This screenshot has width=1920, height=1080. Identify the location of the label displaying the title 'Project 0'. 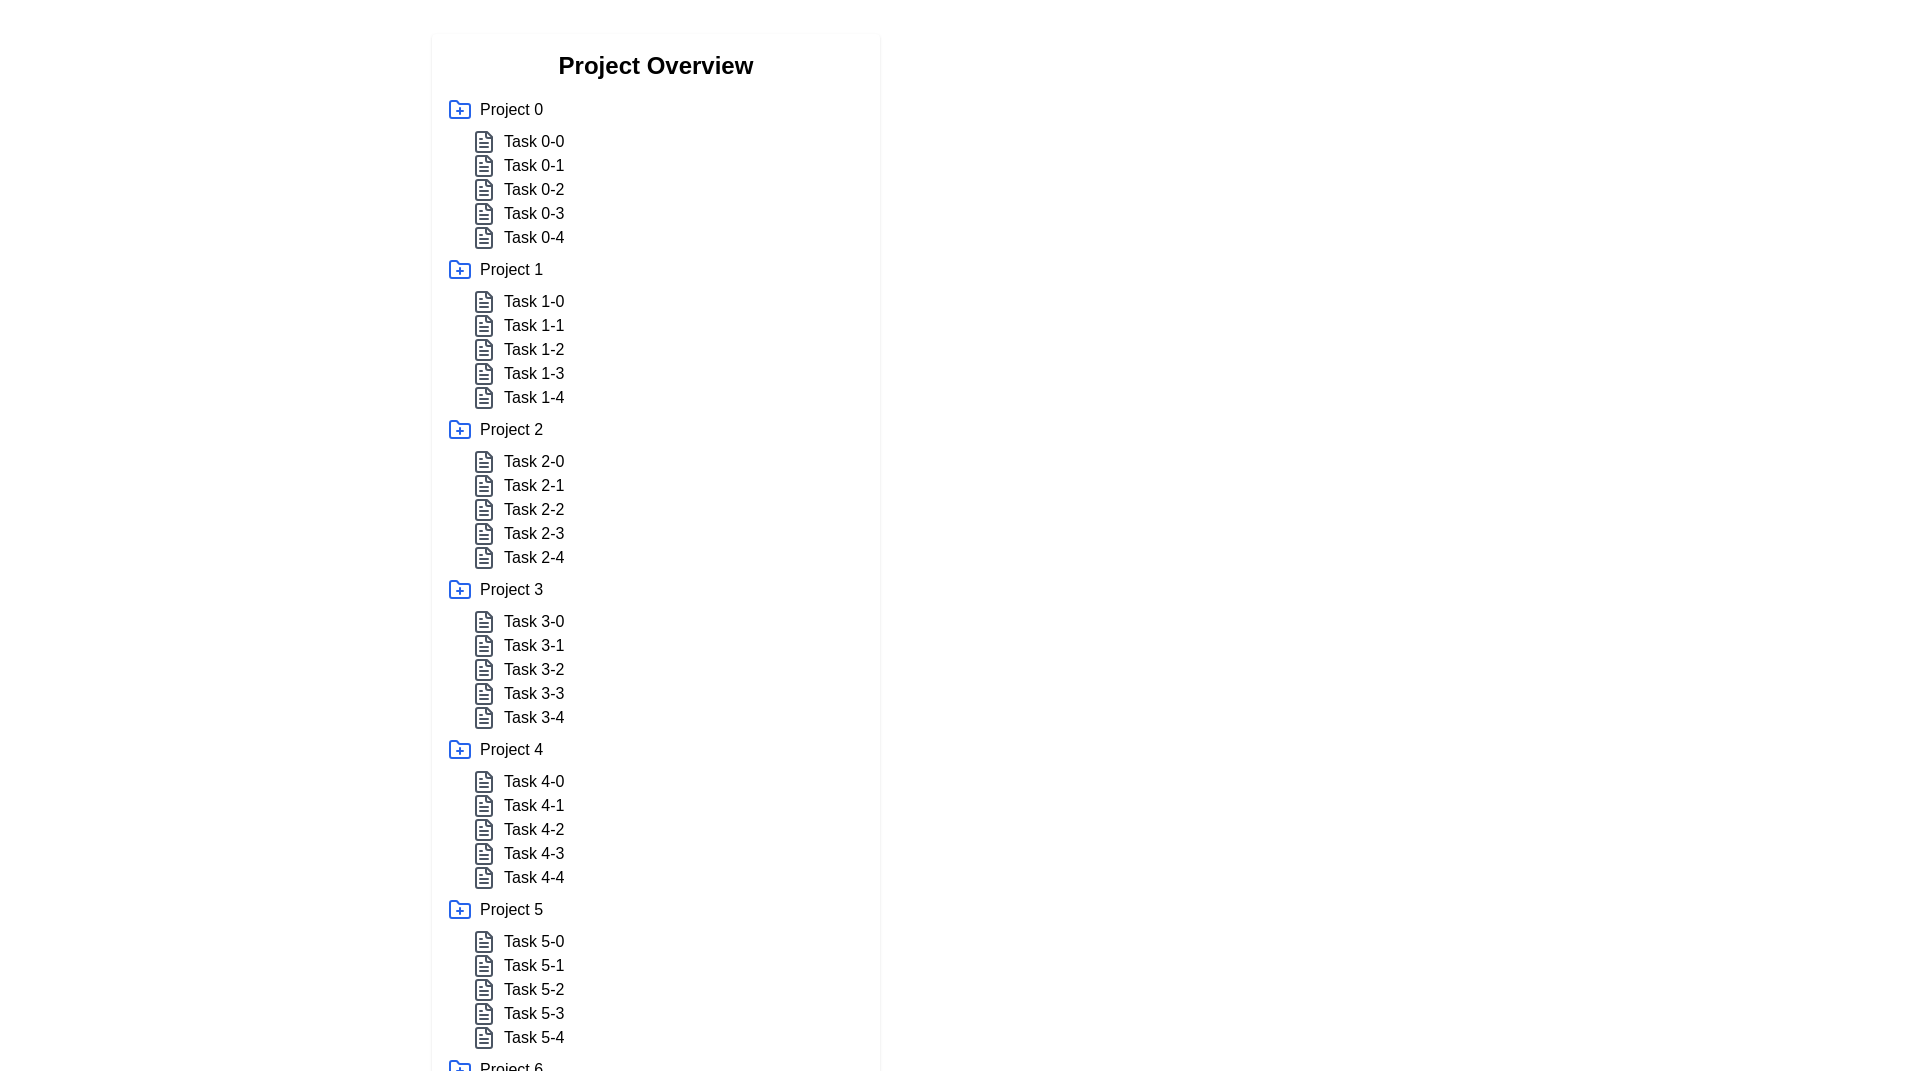
(511, 110).